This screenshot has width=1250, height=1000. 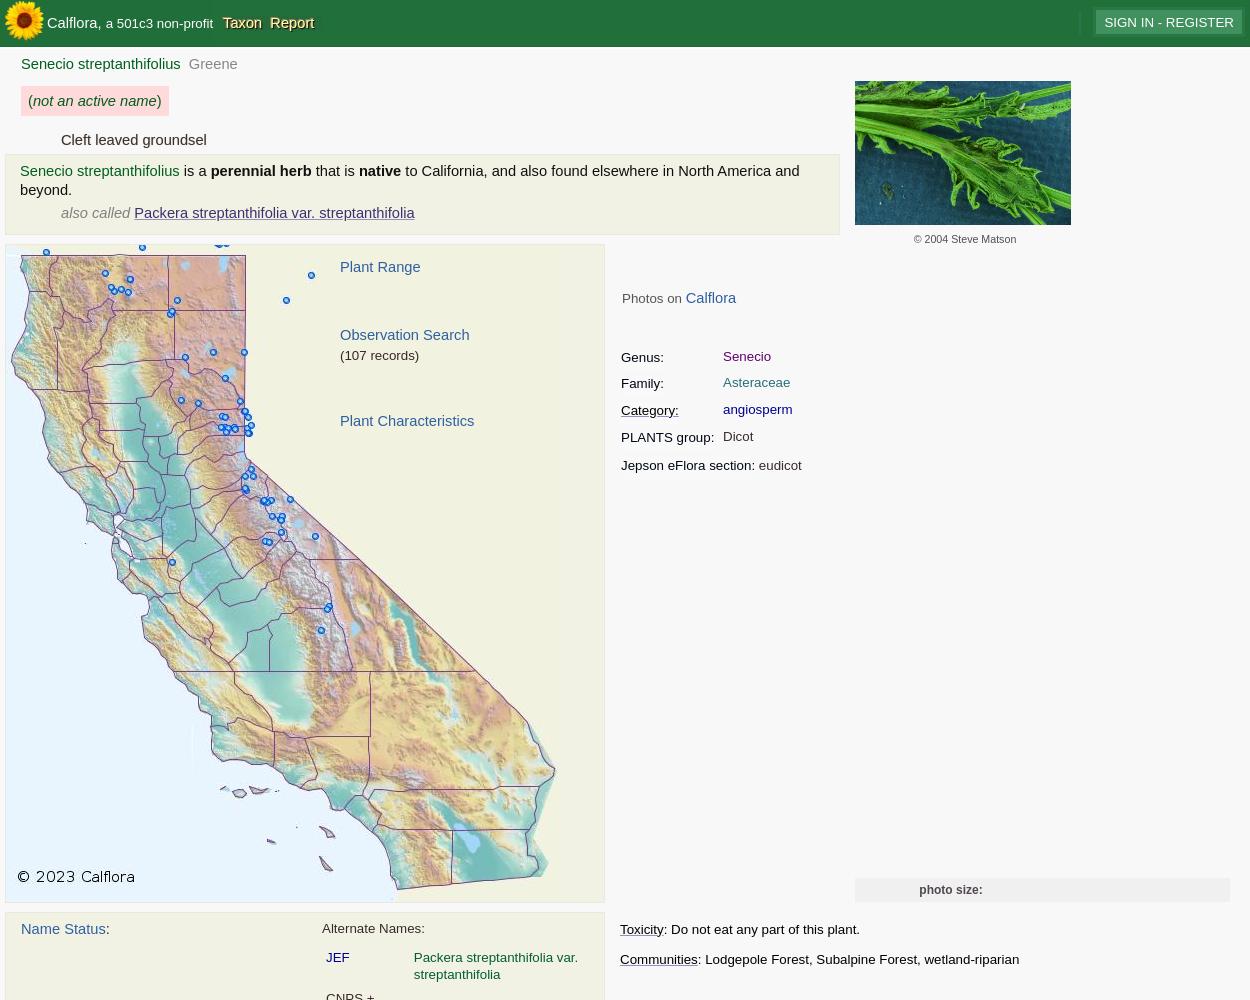 What do you see at coordinates (62, 929) in the screenshot?
I see `'Name Status'` at bounding box center [62, 929].